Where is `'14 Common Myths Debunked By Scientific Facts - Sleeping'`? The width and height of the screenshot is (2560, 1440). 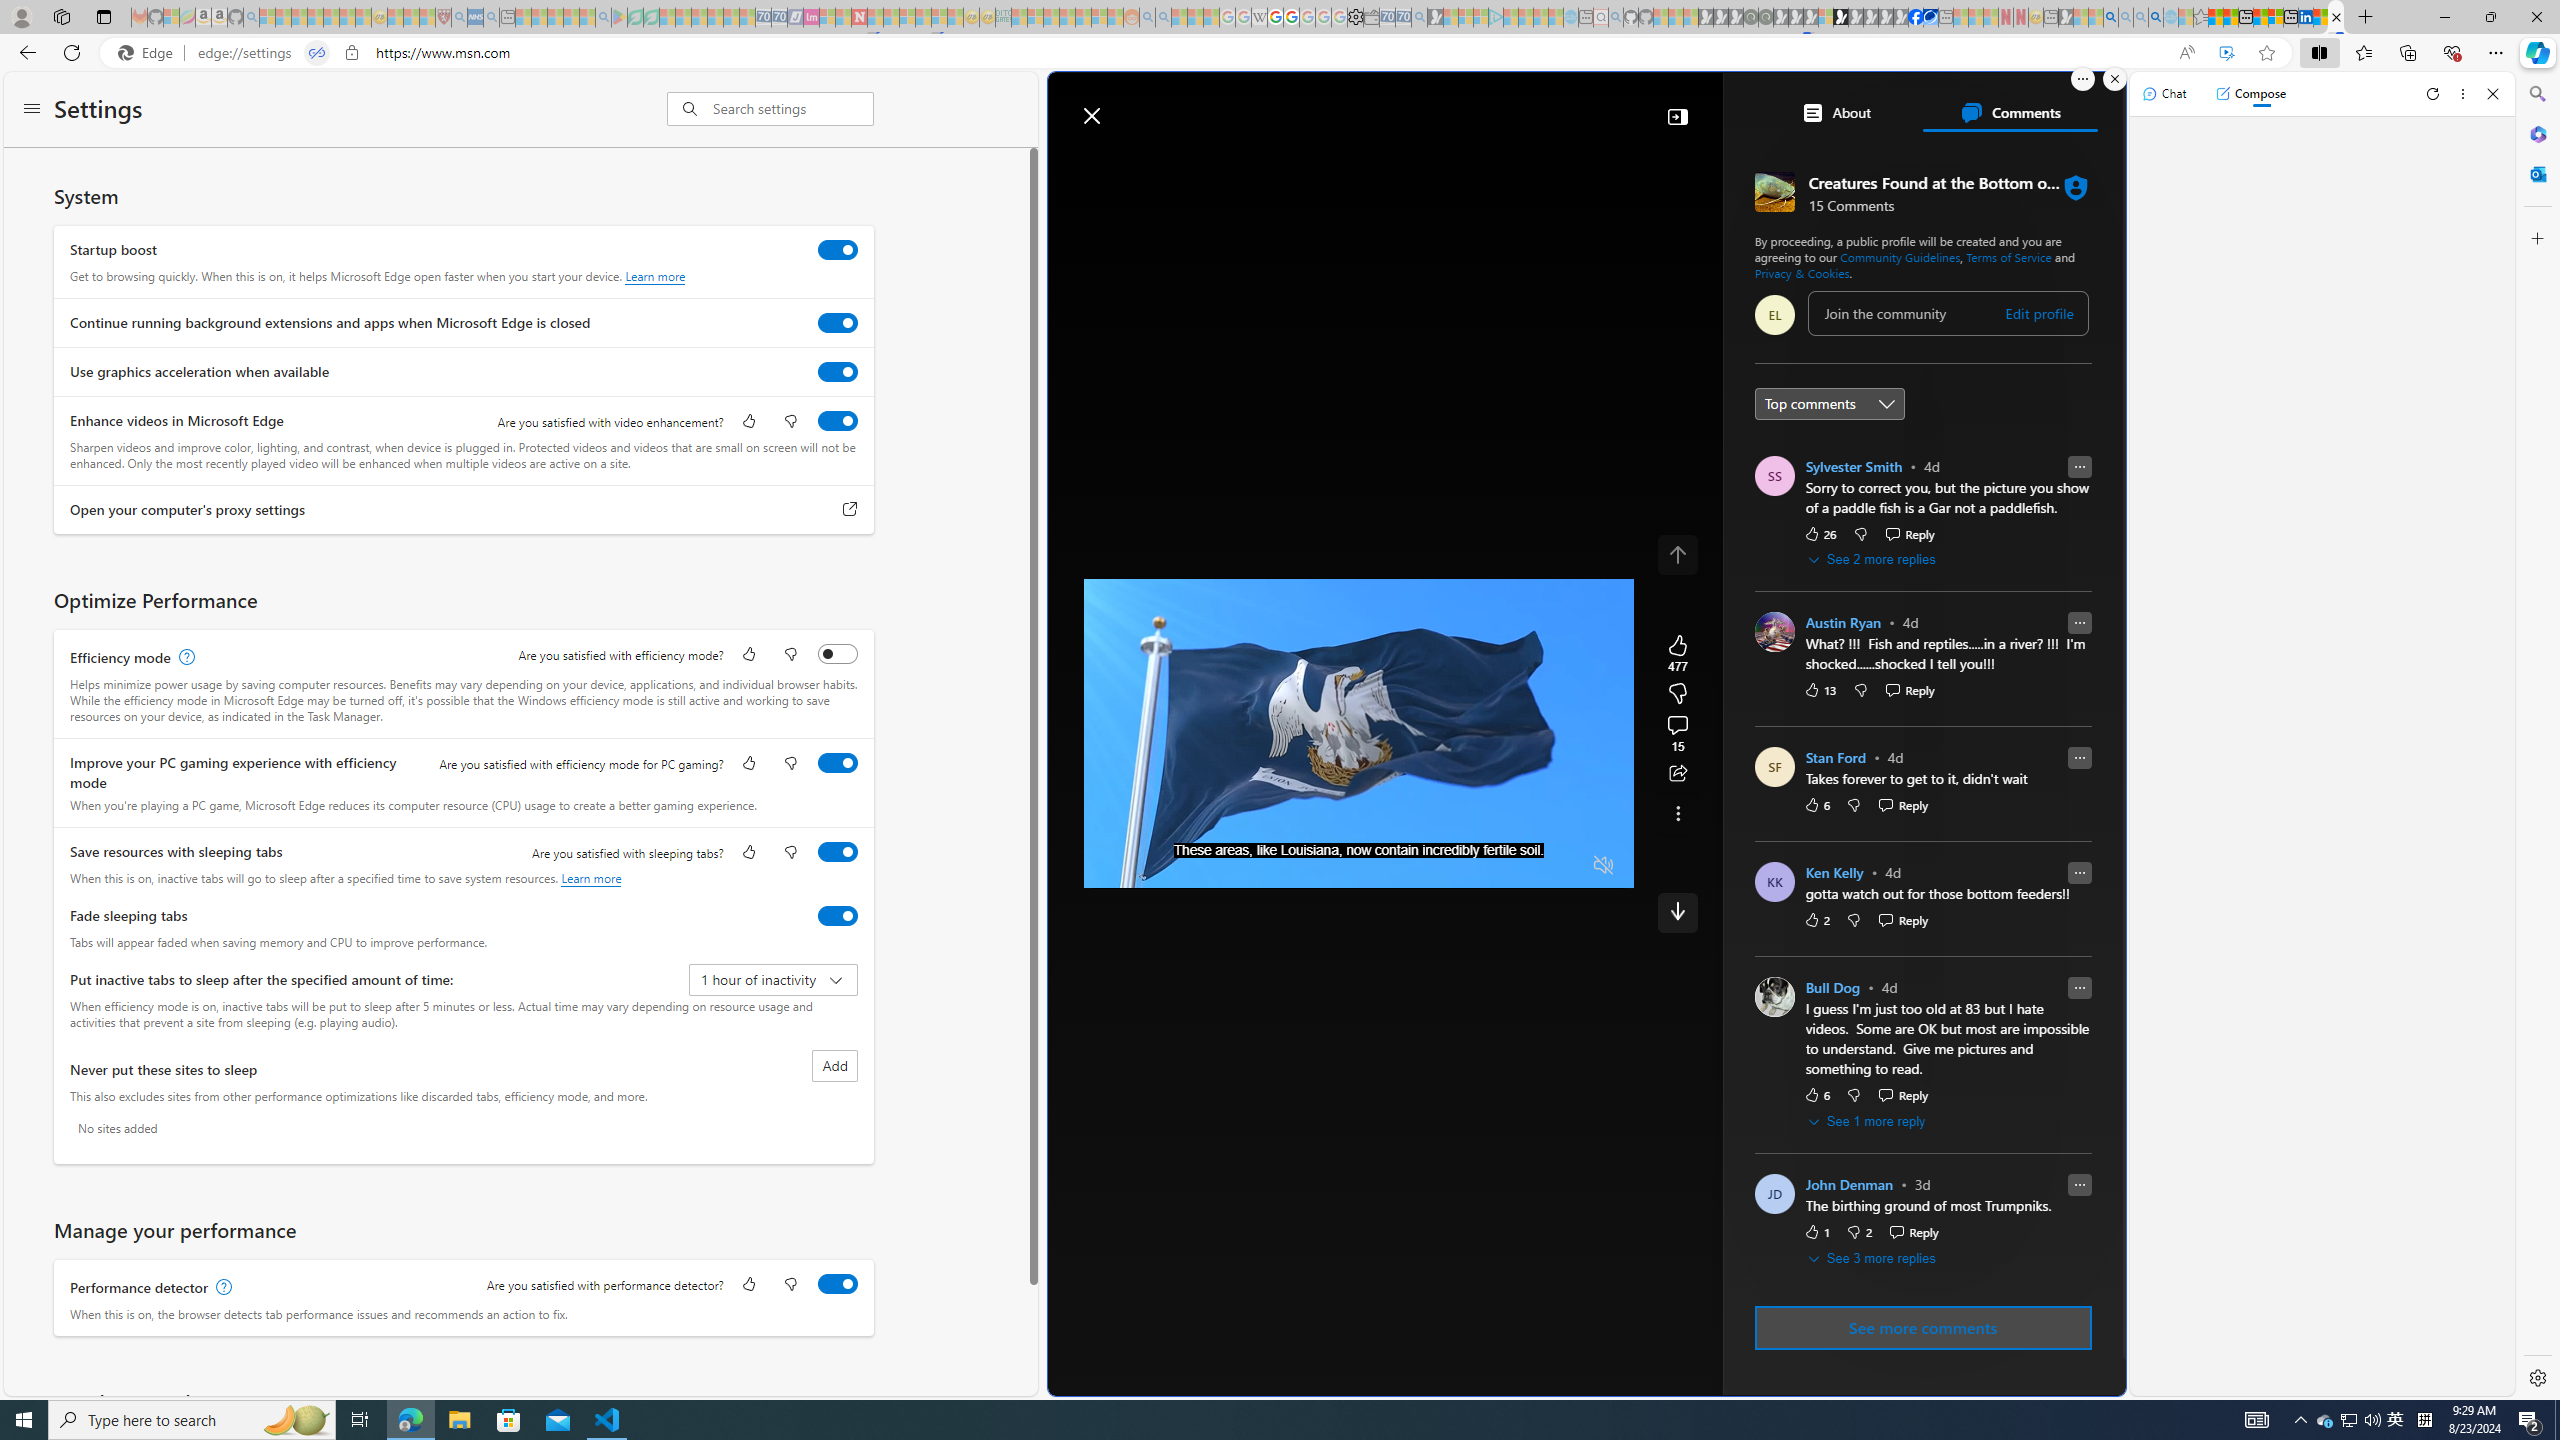 '14 Common Myths Debunked By Scientific Facts - Sleeping' is located at coordinates (892, 16).